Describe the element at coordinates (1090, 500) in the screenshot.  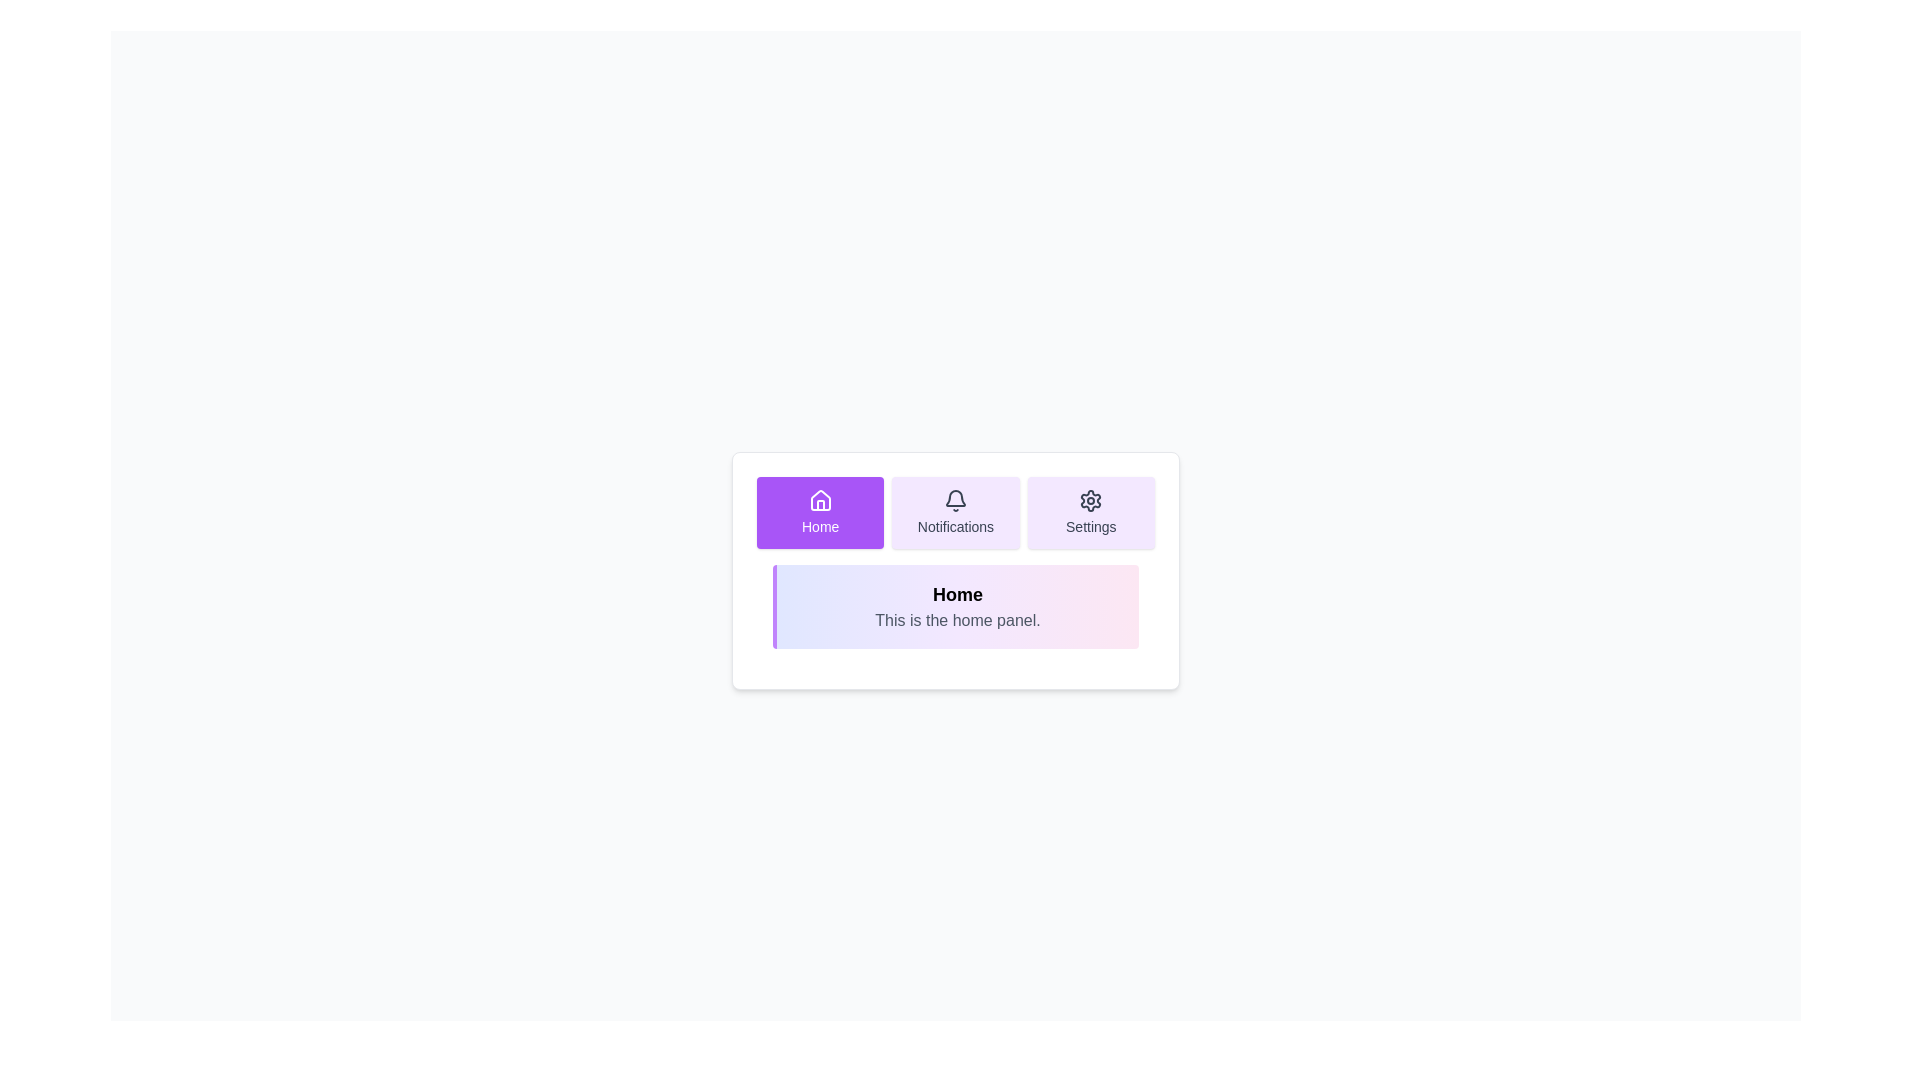
I see `the gear icon within the light purple 'Settings' button` at that location.